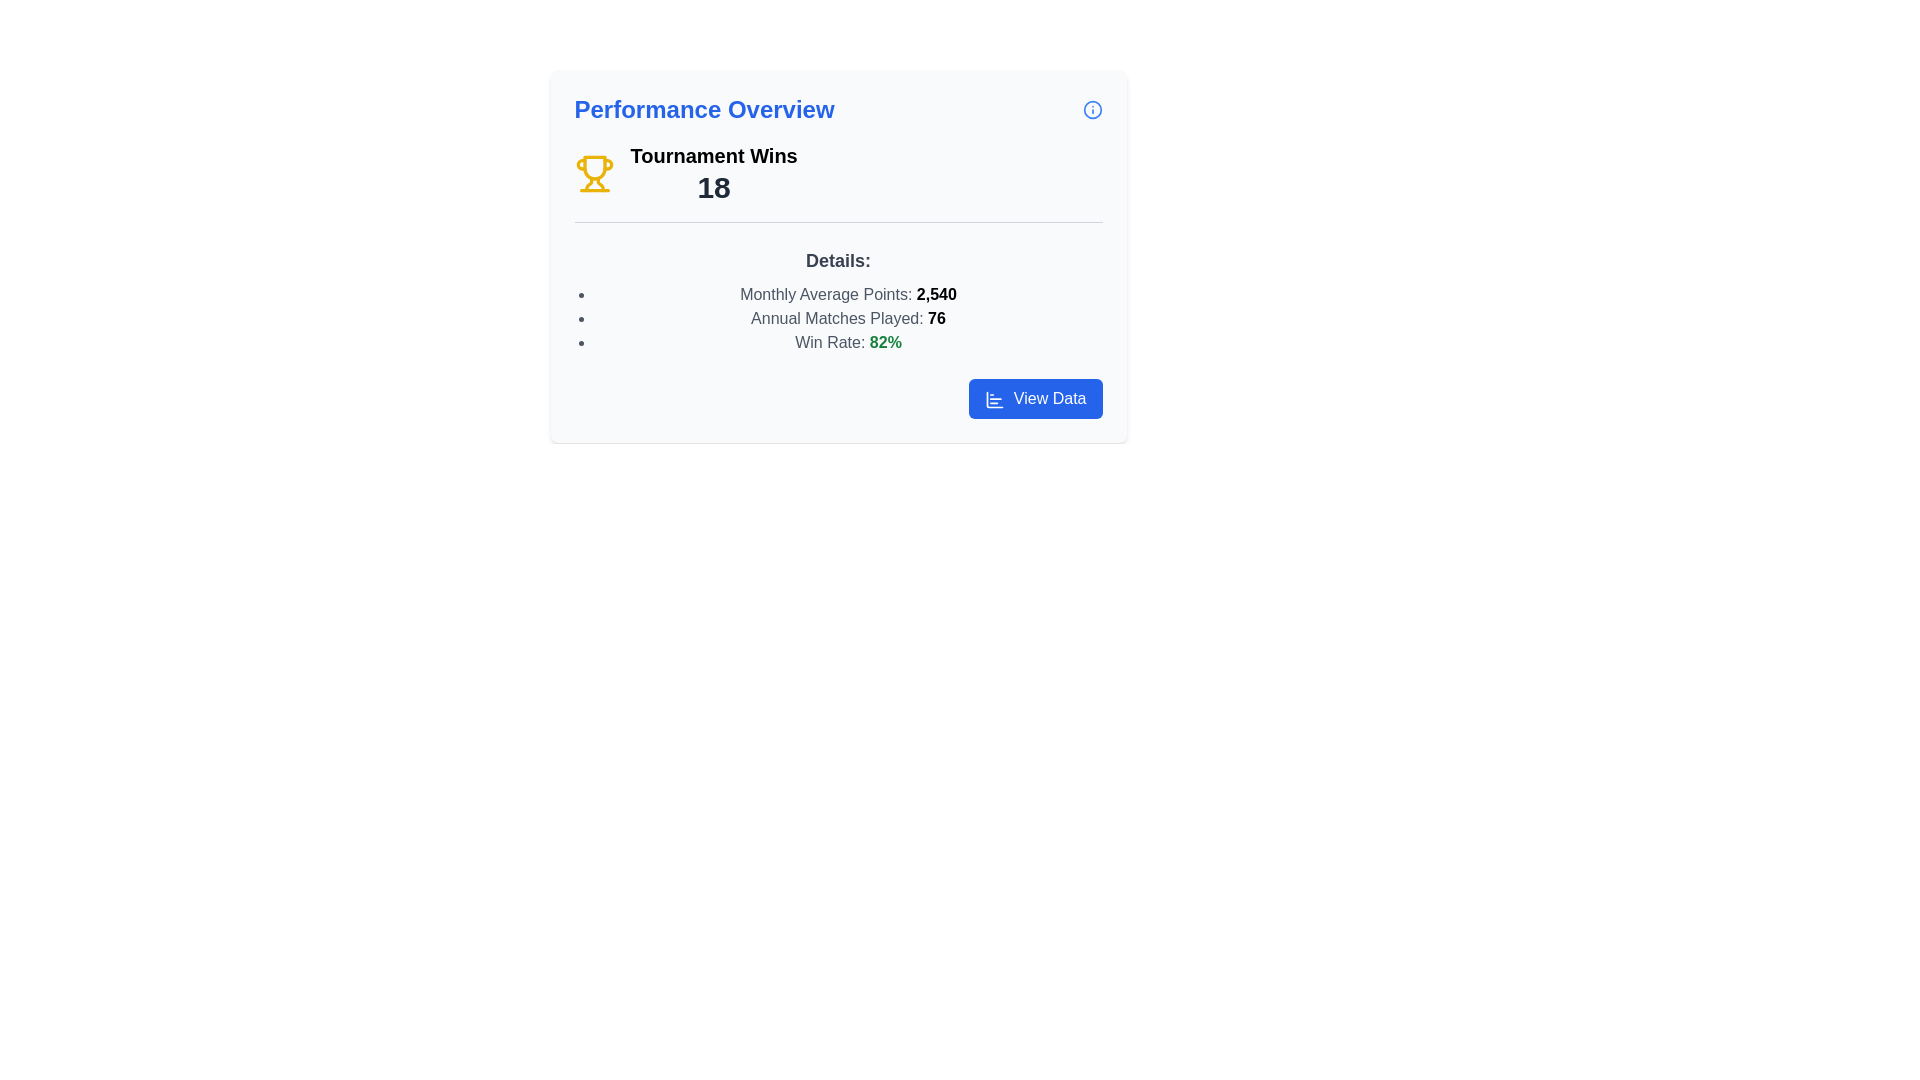  What do you see at coordinates (935, 294) in the screenshot?
I see `the numeric value '2,540' representing the user's monthly average points in the 'Details:' section of the card layout` at bounding box center [935, 294].